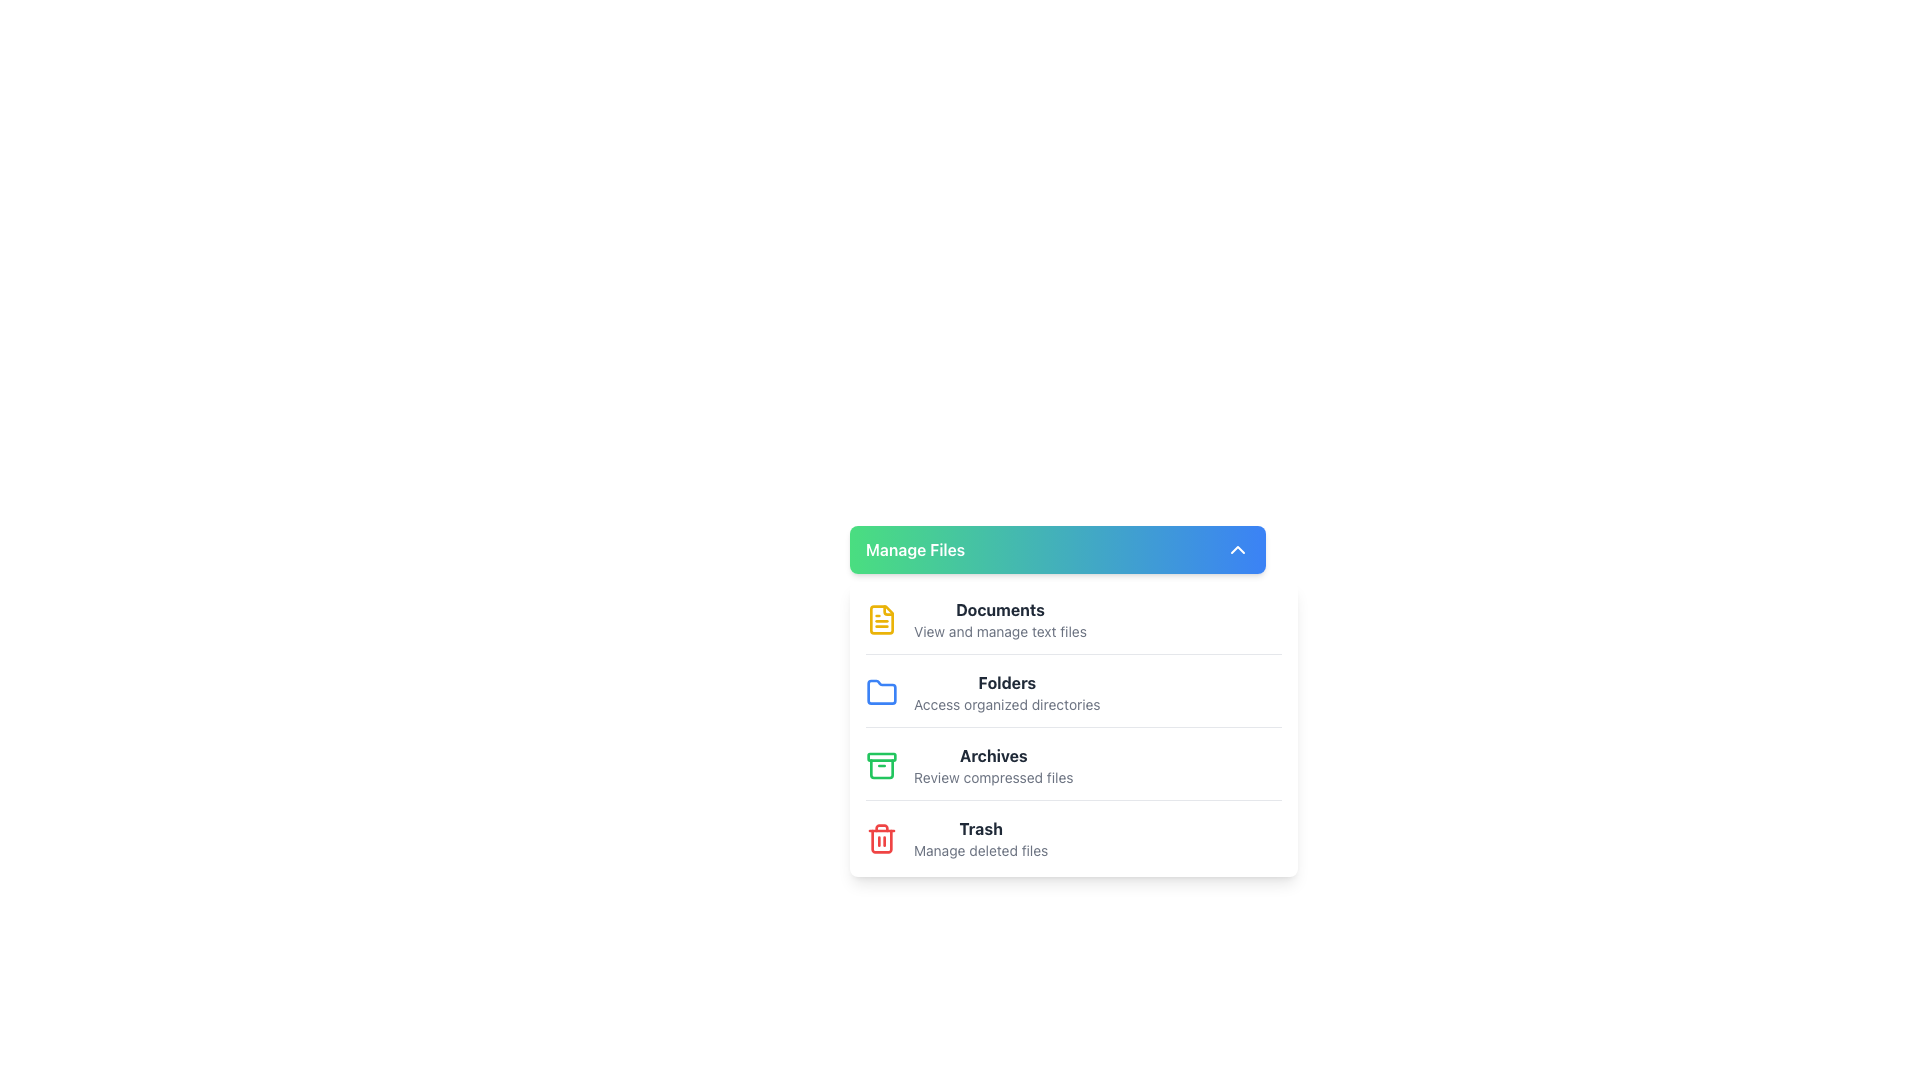 The height and width of the screenshot is (1080, 1920). Describe the element at coordinates (981, 829) in the screenshot. I see `the 'Trash' section label, which is the last option in the vertical list of items, positioned below 'Archives'` at that location.